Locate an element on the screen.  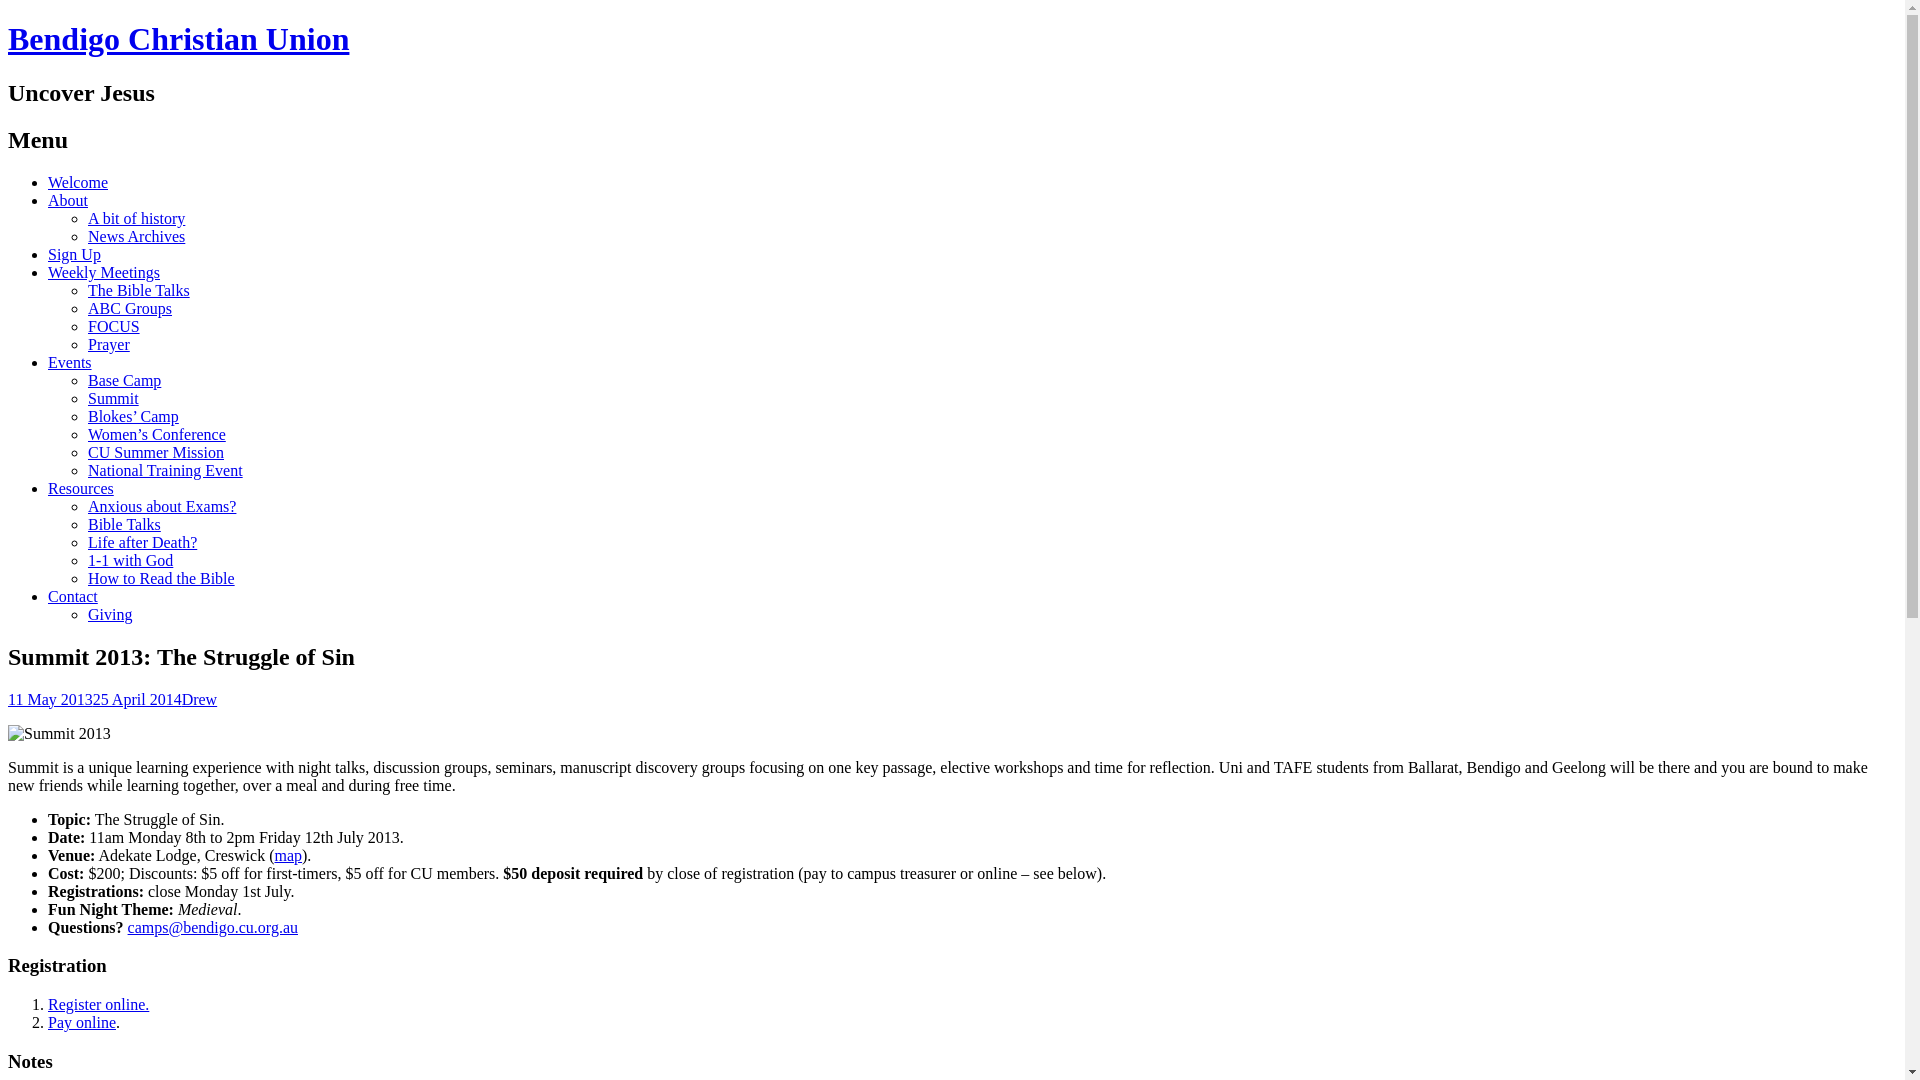
'About' is located at coordinates (67, 200).